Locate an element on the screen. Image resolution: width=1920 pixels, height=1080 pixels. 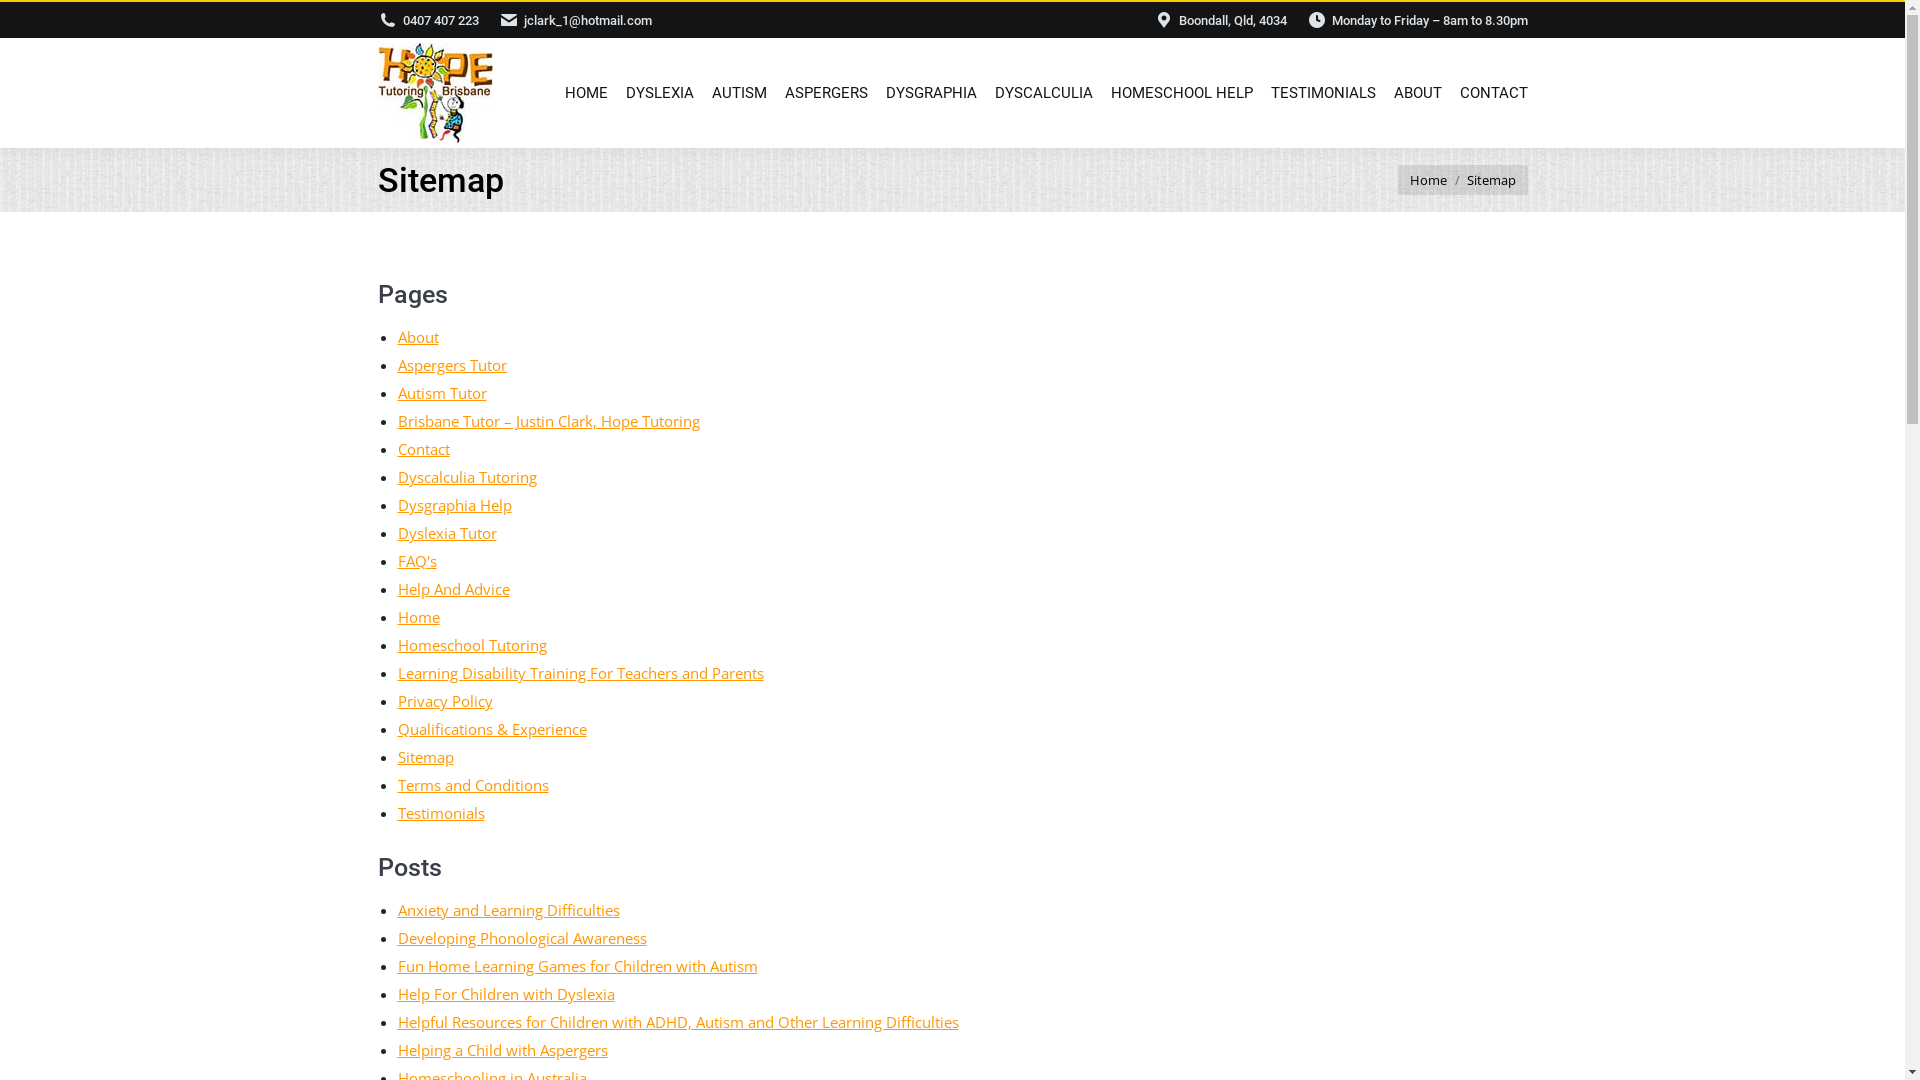
'Developing Phonological Awareness' is located at coordinates (522, 937).